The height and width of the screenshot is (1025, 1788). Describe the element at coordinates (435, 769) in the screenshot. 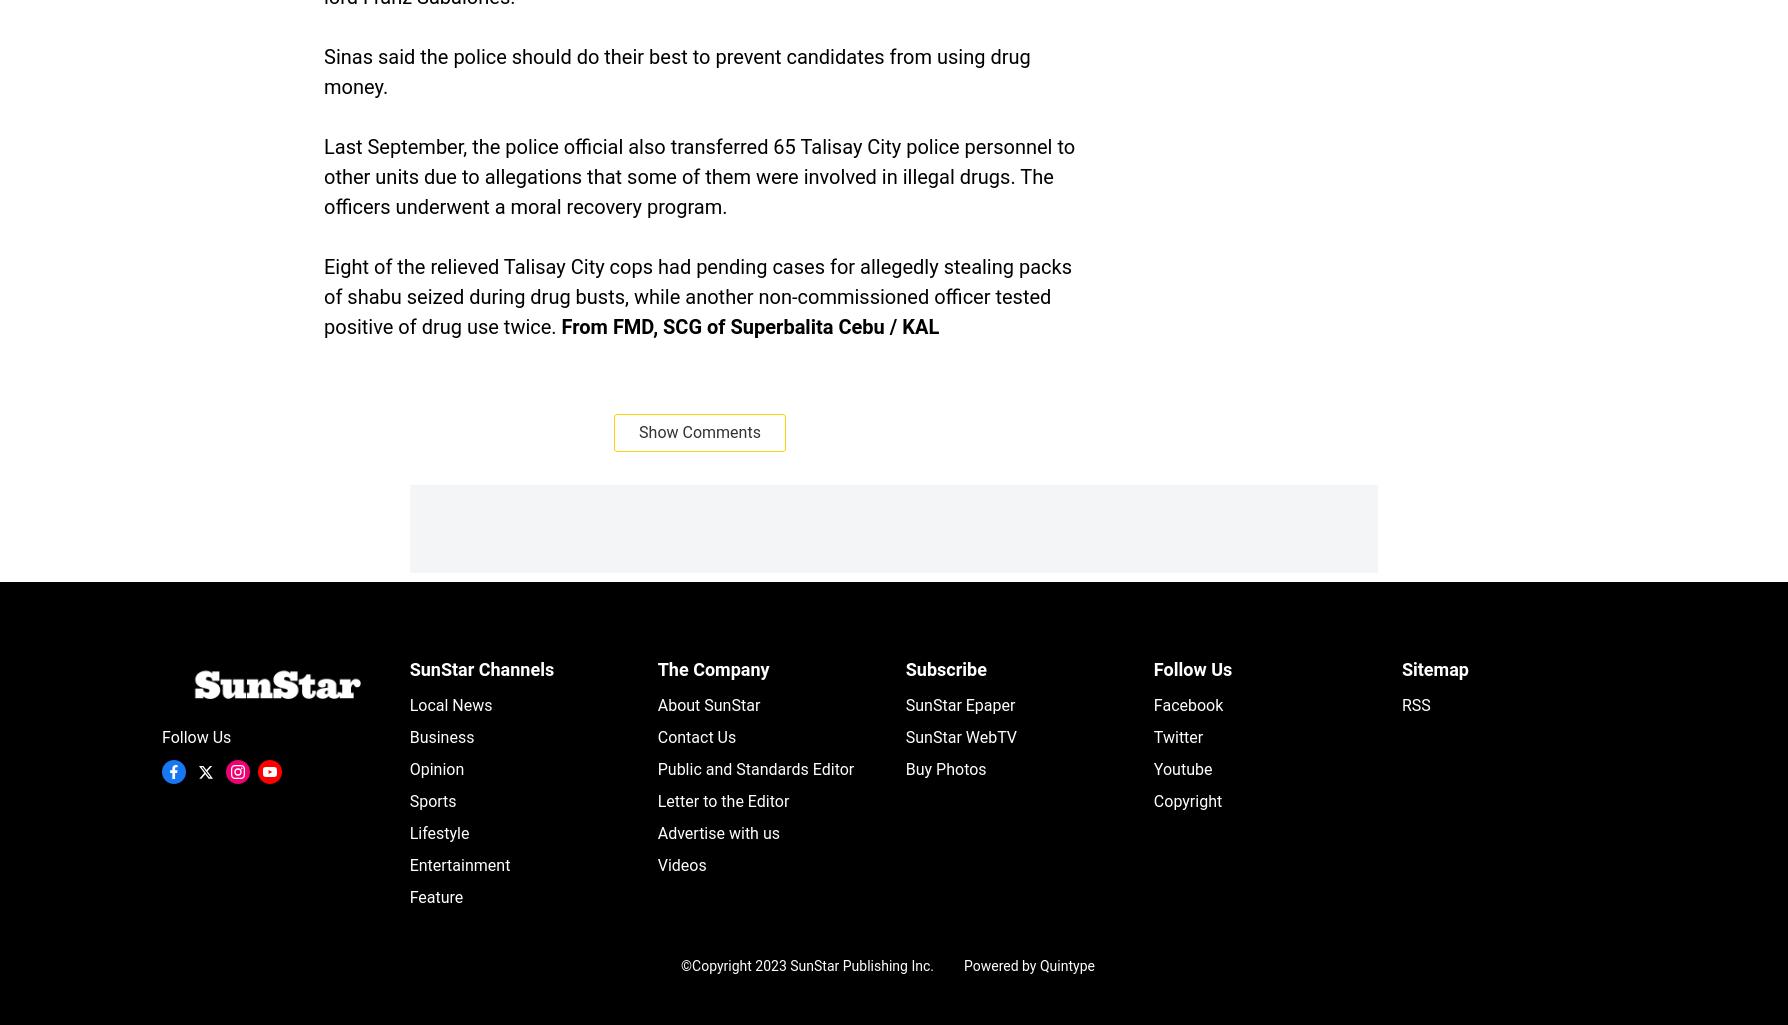

I see `'Opinion'` at that location.